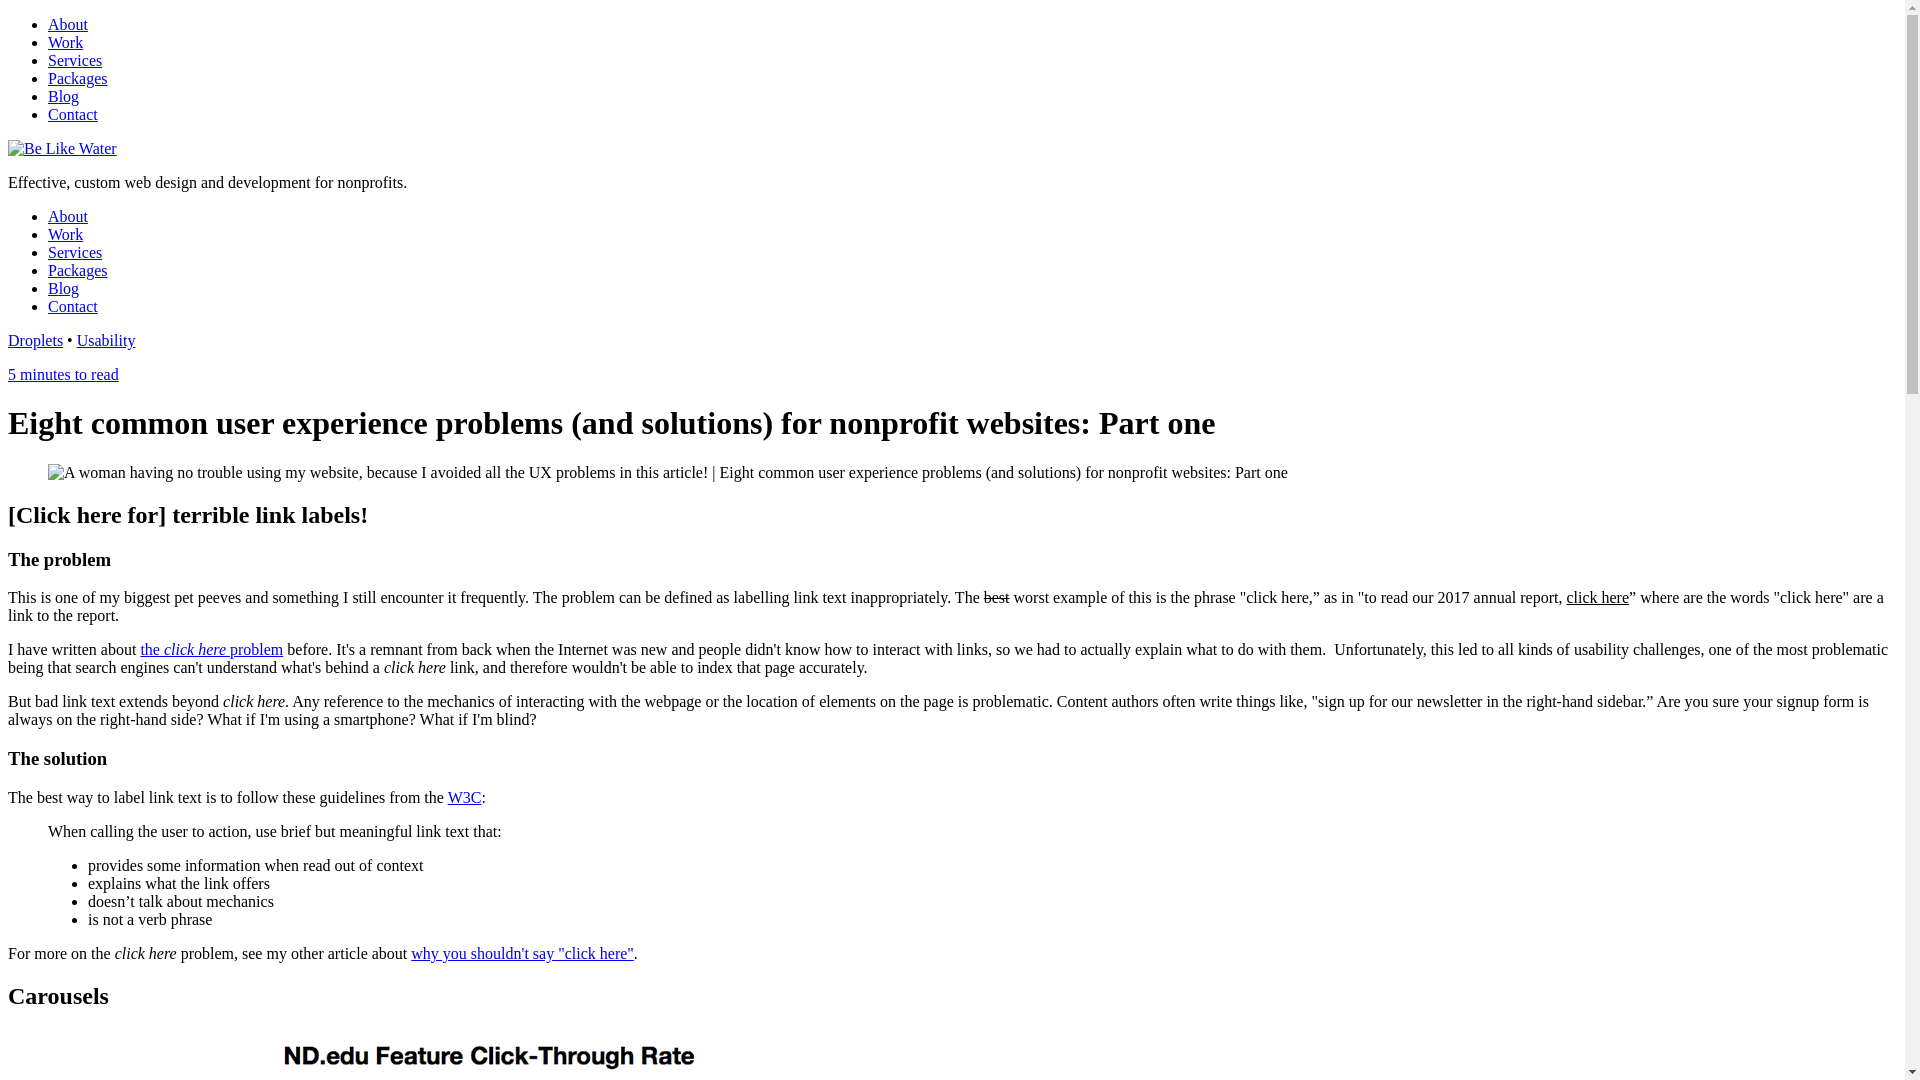 This screenshot has height=1080, width=1920. Describe the element at coordinates (65, 233) in the screenshot. I see `'Work'` at that location.